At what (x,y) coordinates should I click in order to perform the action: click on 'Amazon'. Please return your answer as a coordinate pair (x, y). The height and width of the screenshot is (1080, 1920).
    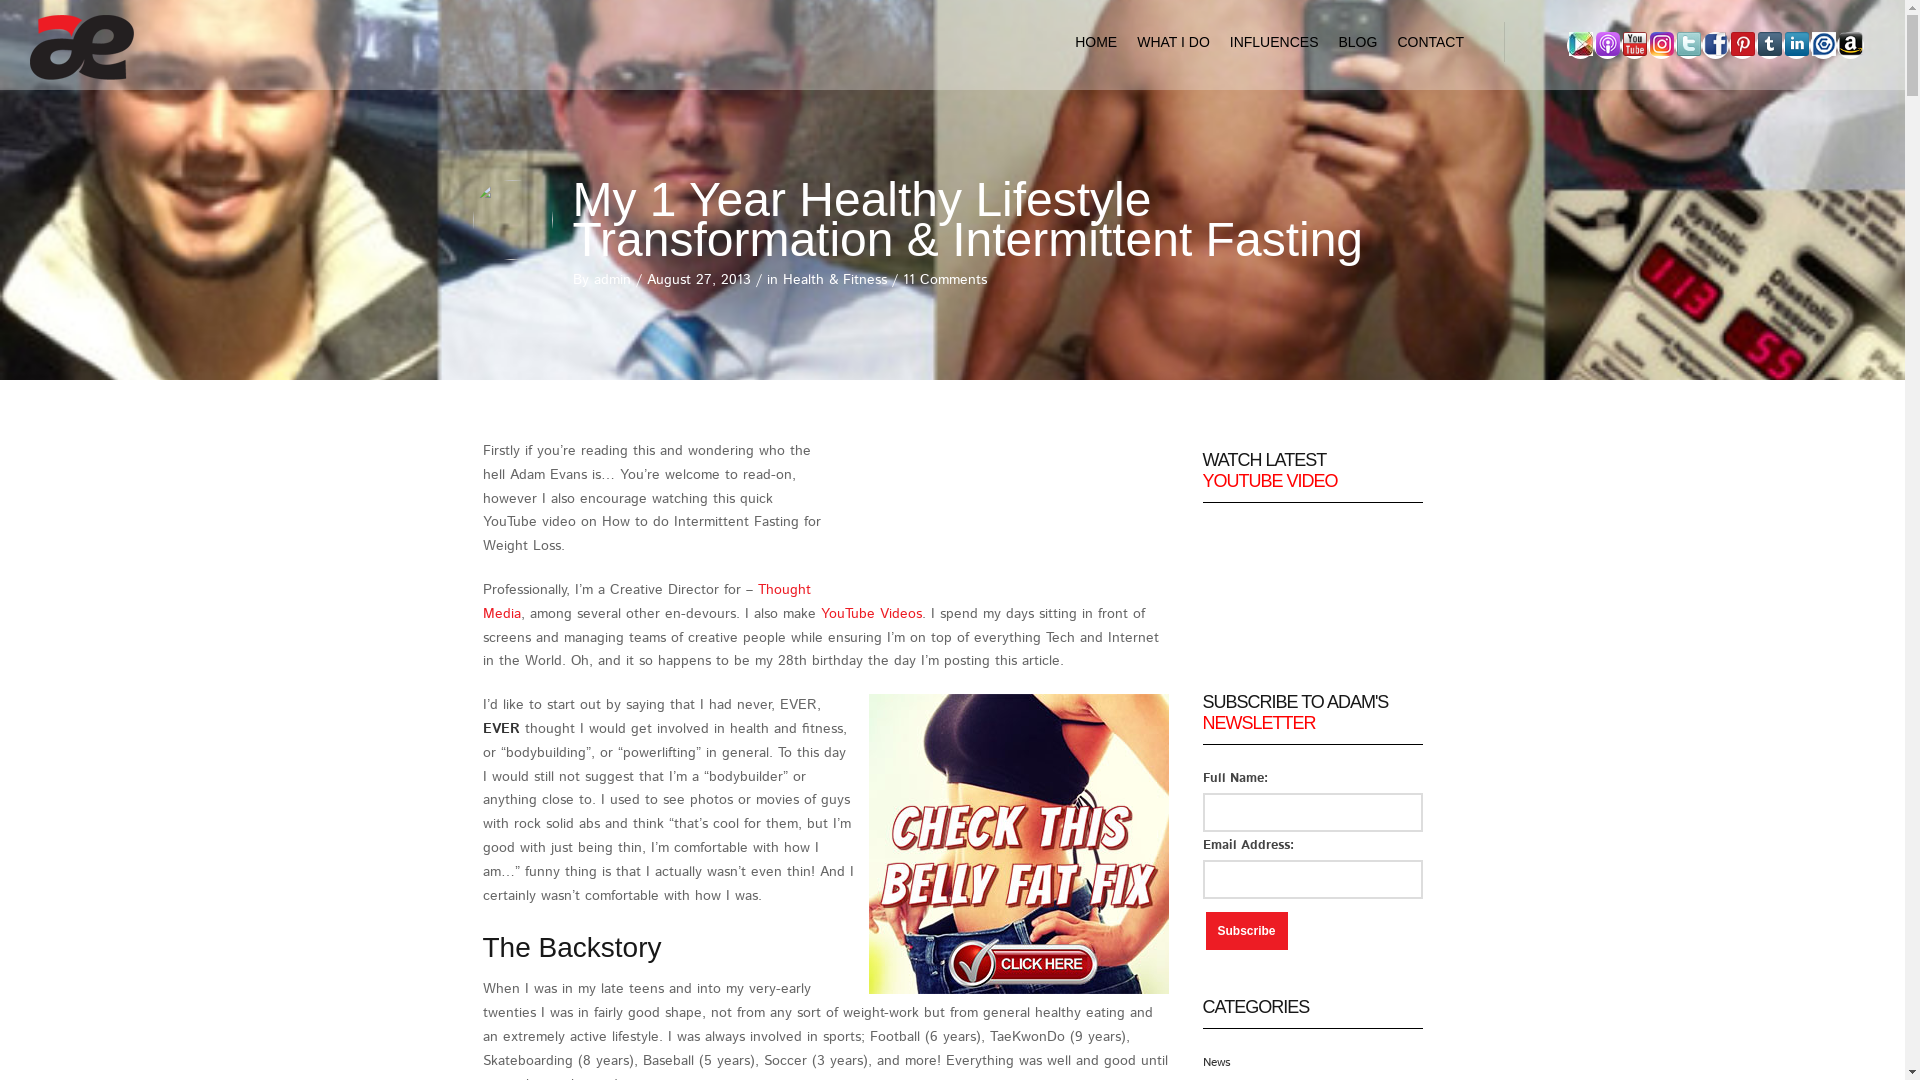
    Looking at the image, I should click on (1848, 45).